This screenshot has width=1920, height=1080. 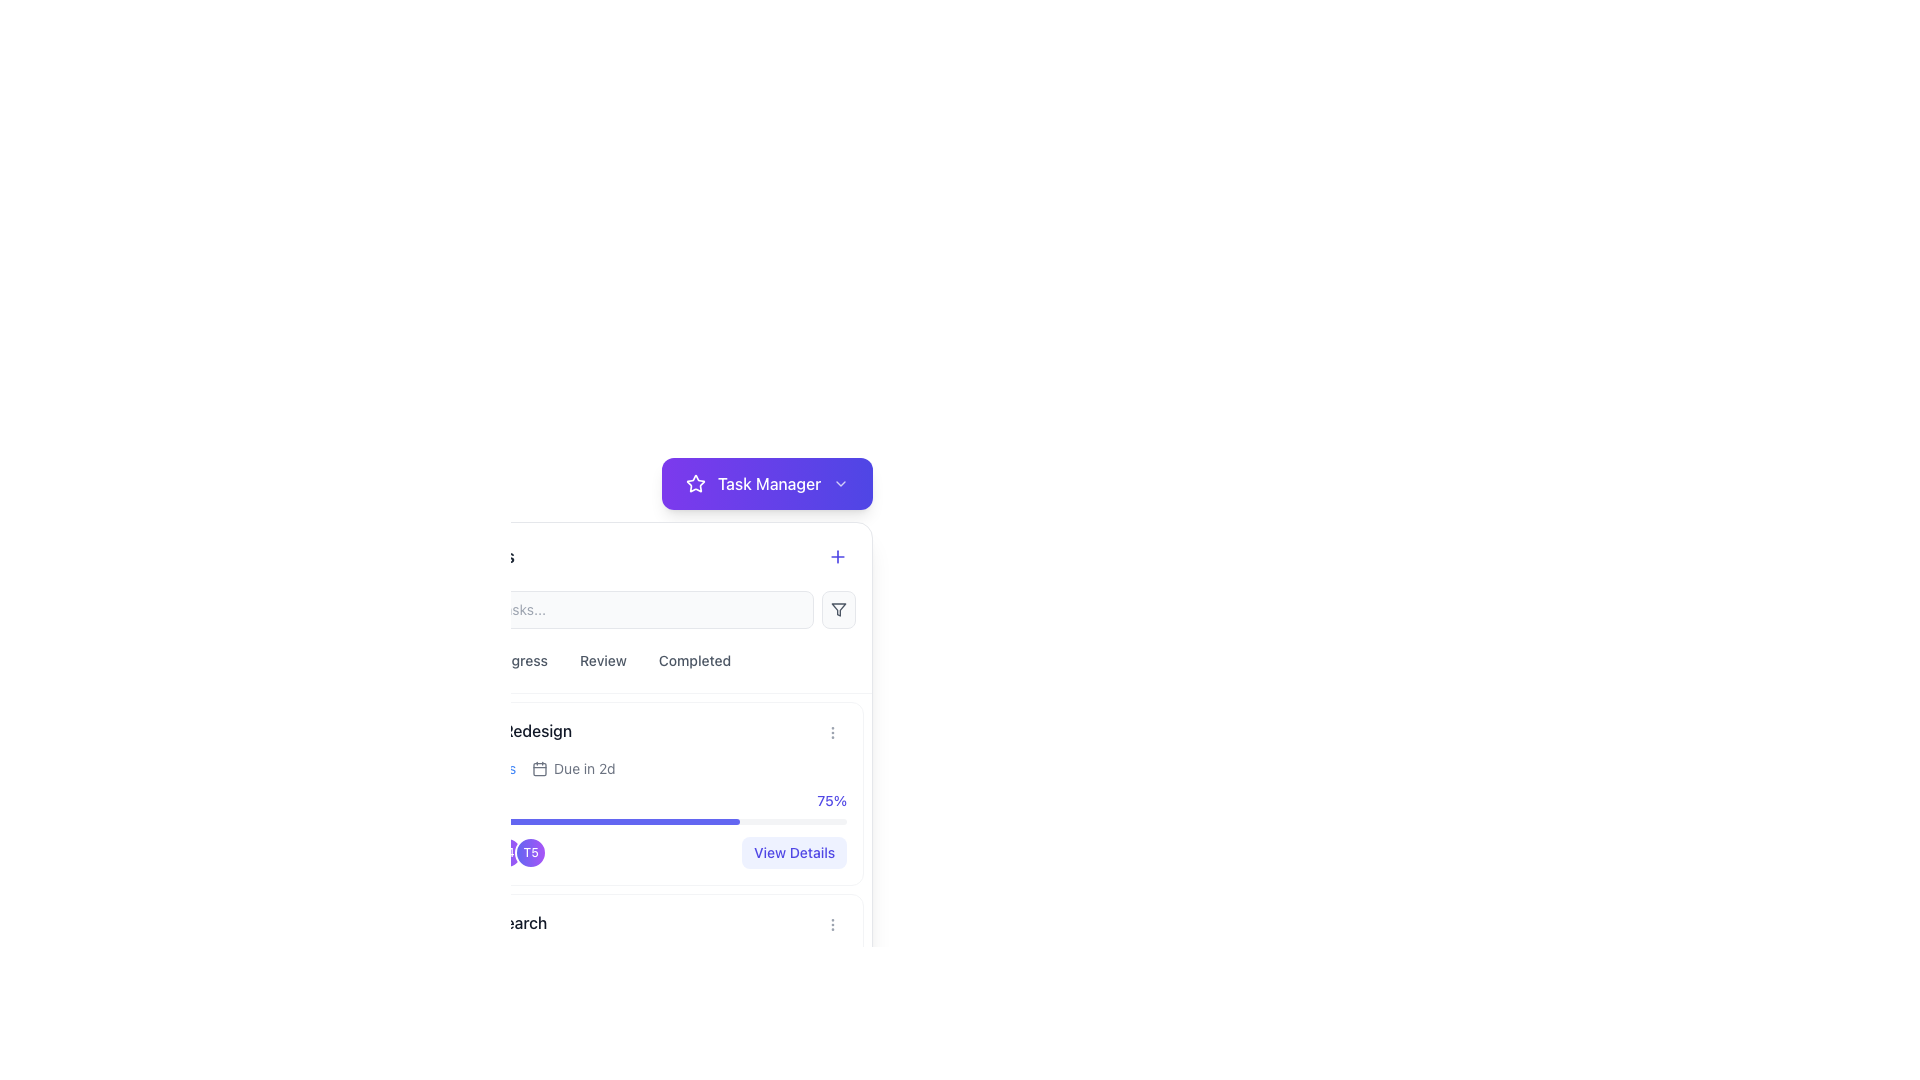 What do you see at coordinates (611, 608) in the screenshot?
I see `to select text in the text input field with a light-gray background and placeholder 'Search tasks...'` at bounding box center [611, 608].